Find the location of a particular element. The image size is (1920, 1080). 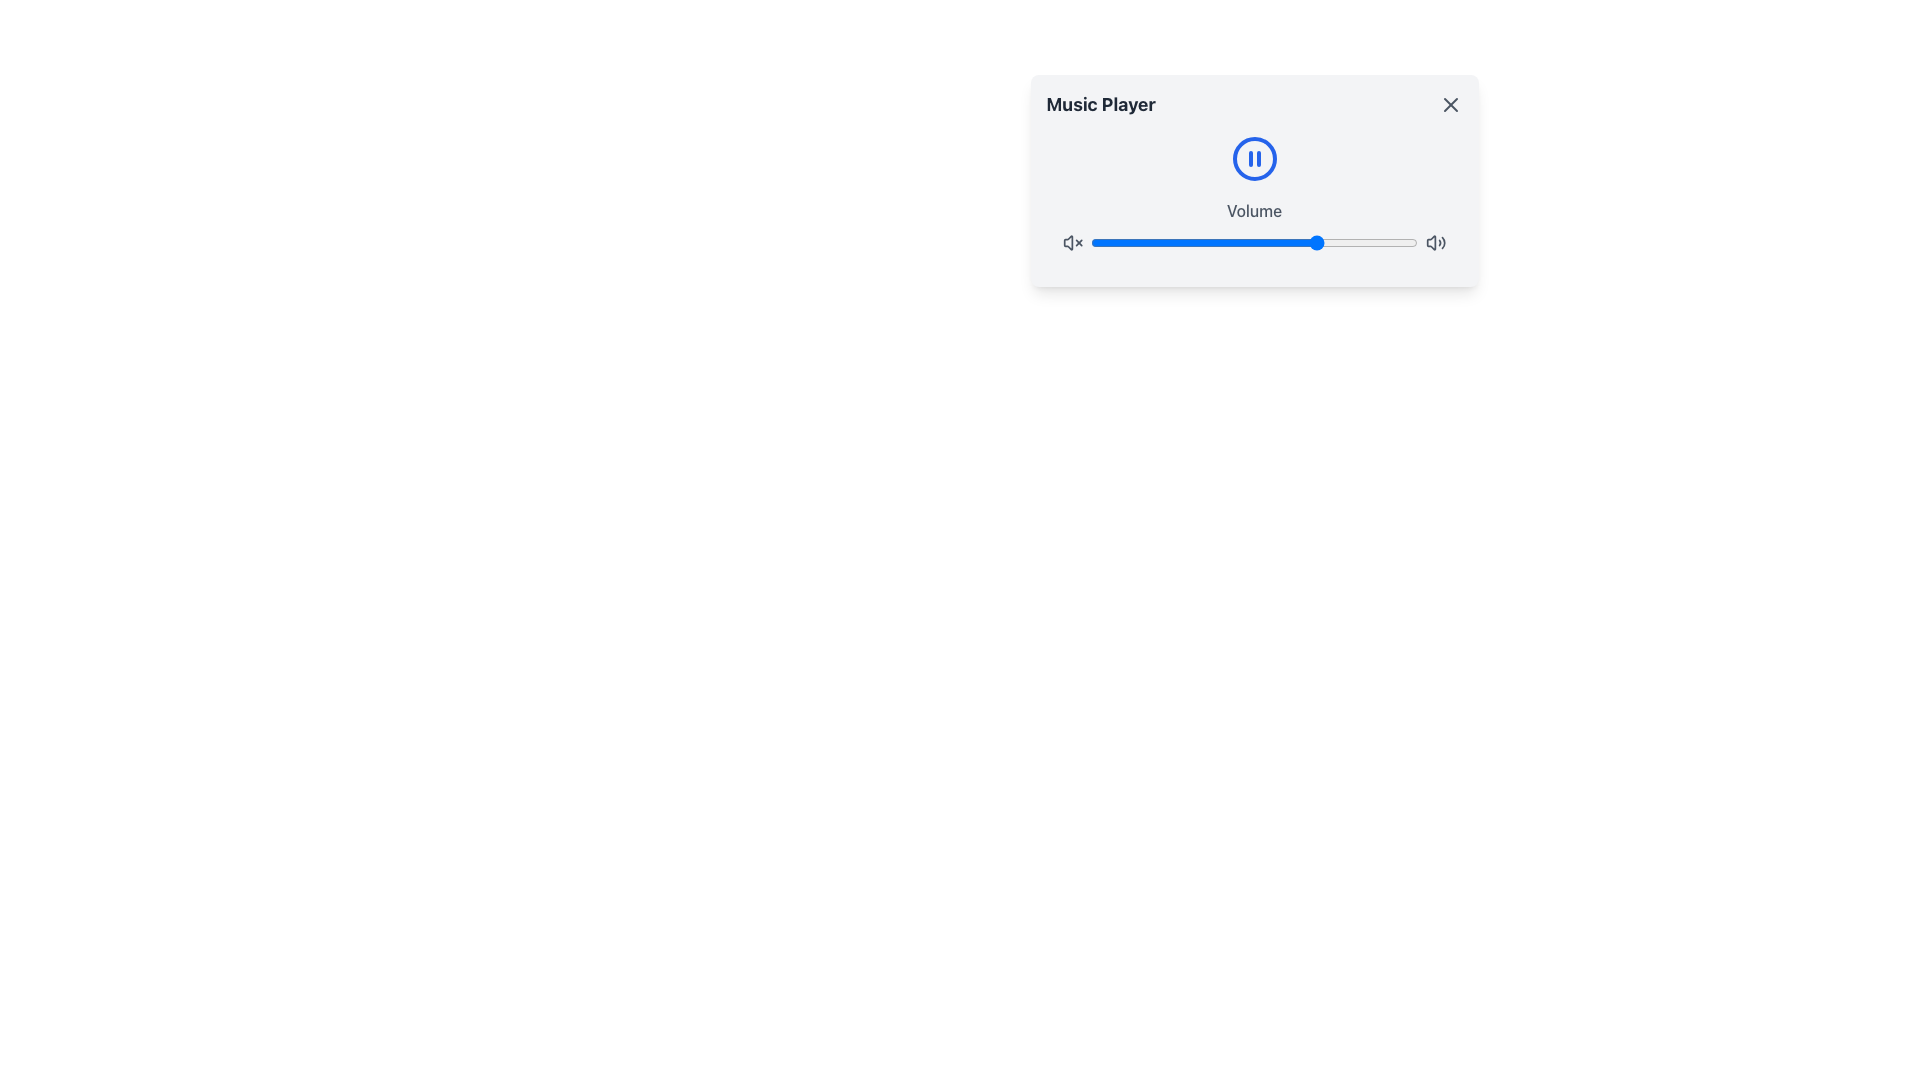

the volume slider is located at coordinates (1313, 242).